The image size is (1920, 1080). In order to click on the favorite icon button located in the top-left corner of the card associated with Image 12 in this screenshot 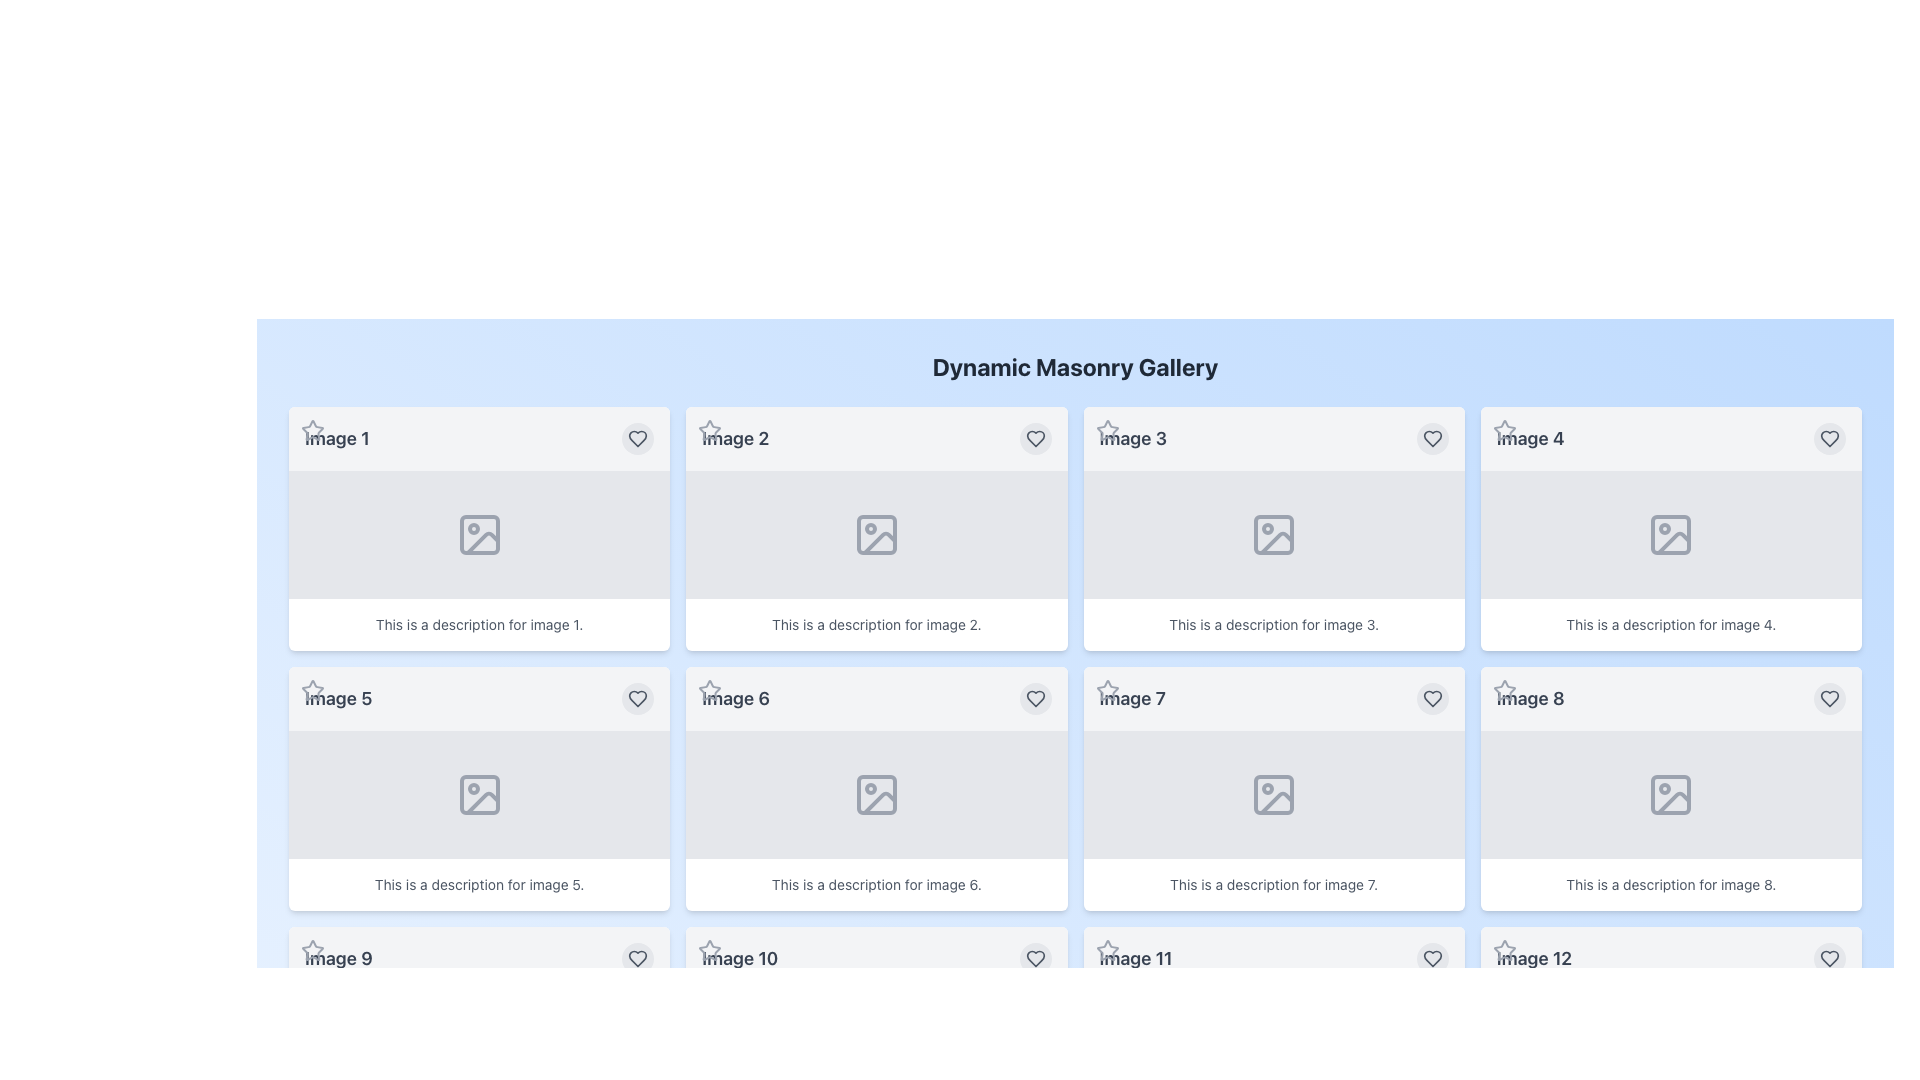, I will do `click(1504, 950)`.